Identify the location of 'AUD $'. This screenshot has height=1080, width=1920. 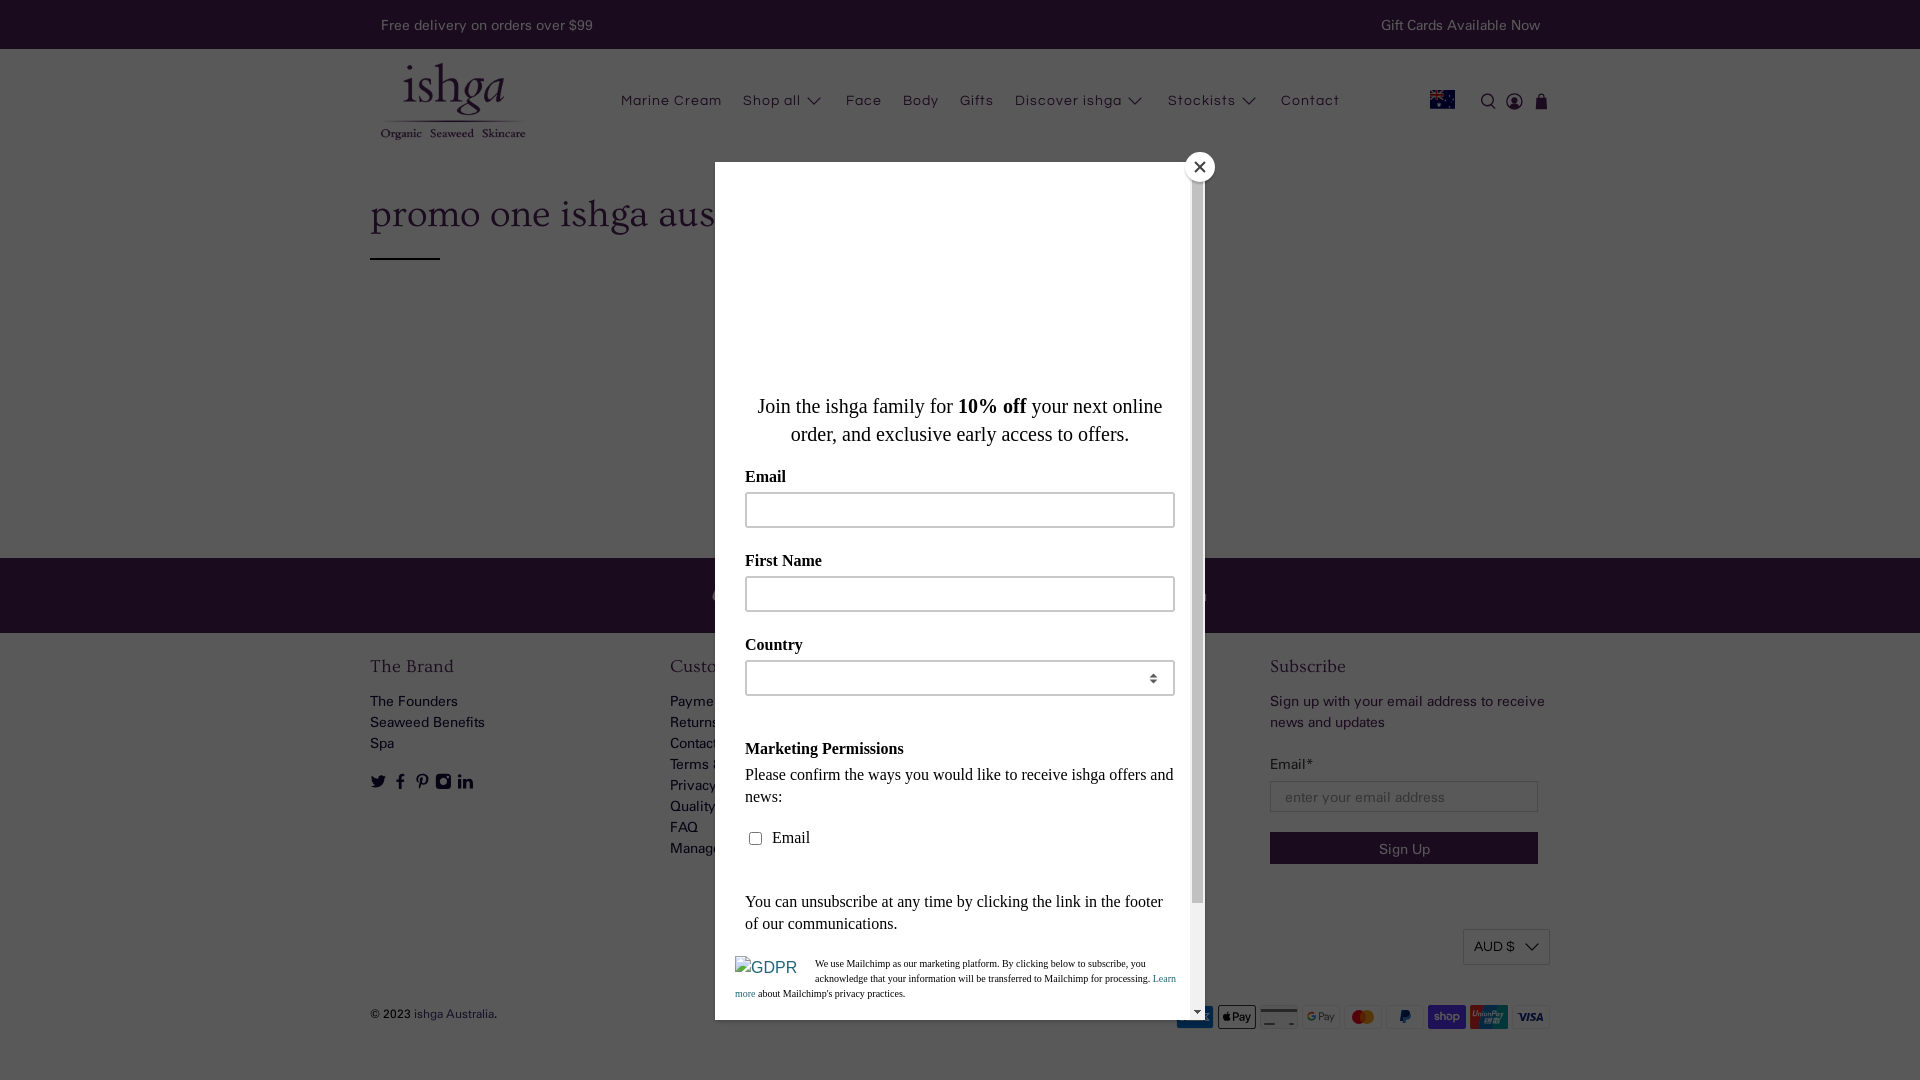
(1506, 946).